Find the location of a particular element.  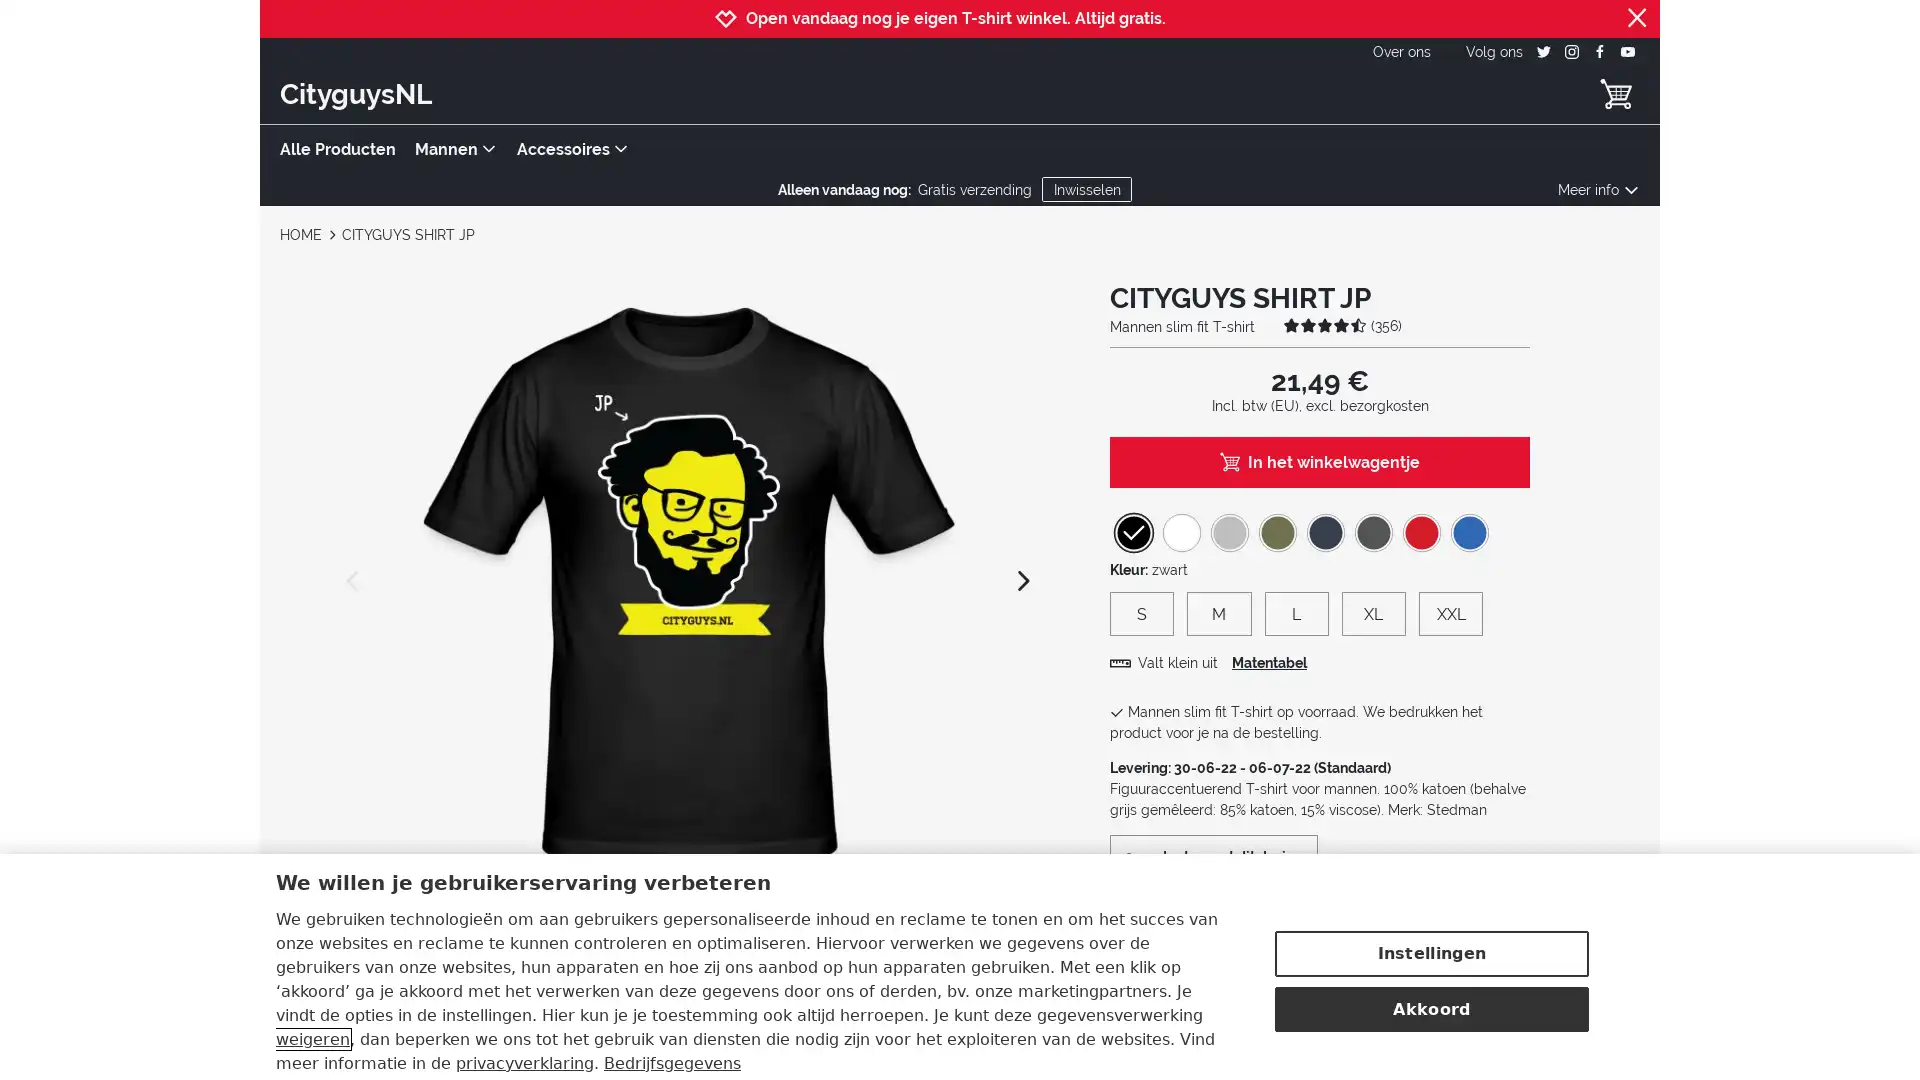

CITYGUYS SHIRT JP view 1 is located at coordinates (513, 951).